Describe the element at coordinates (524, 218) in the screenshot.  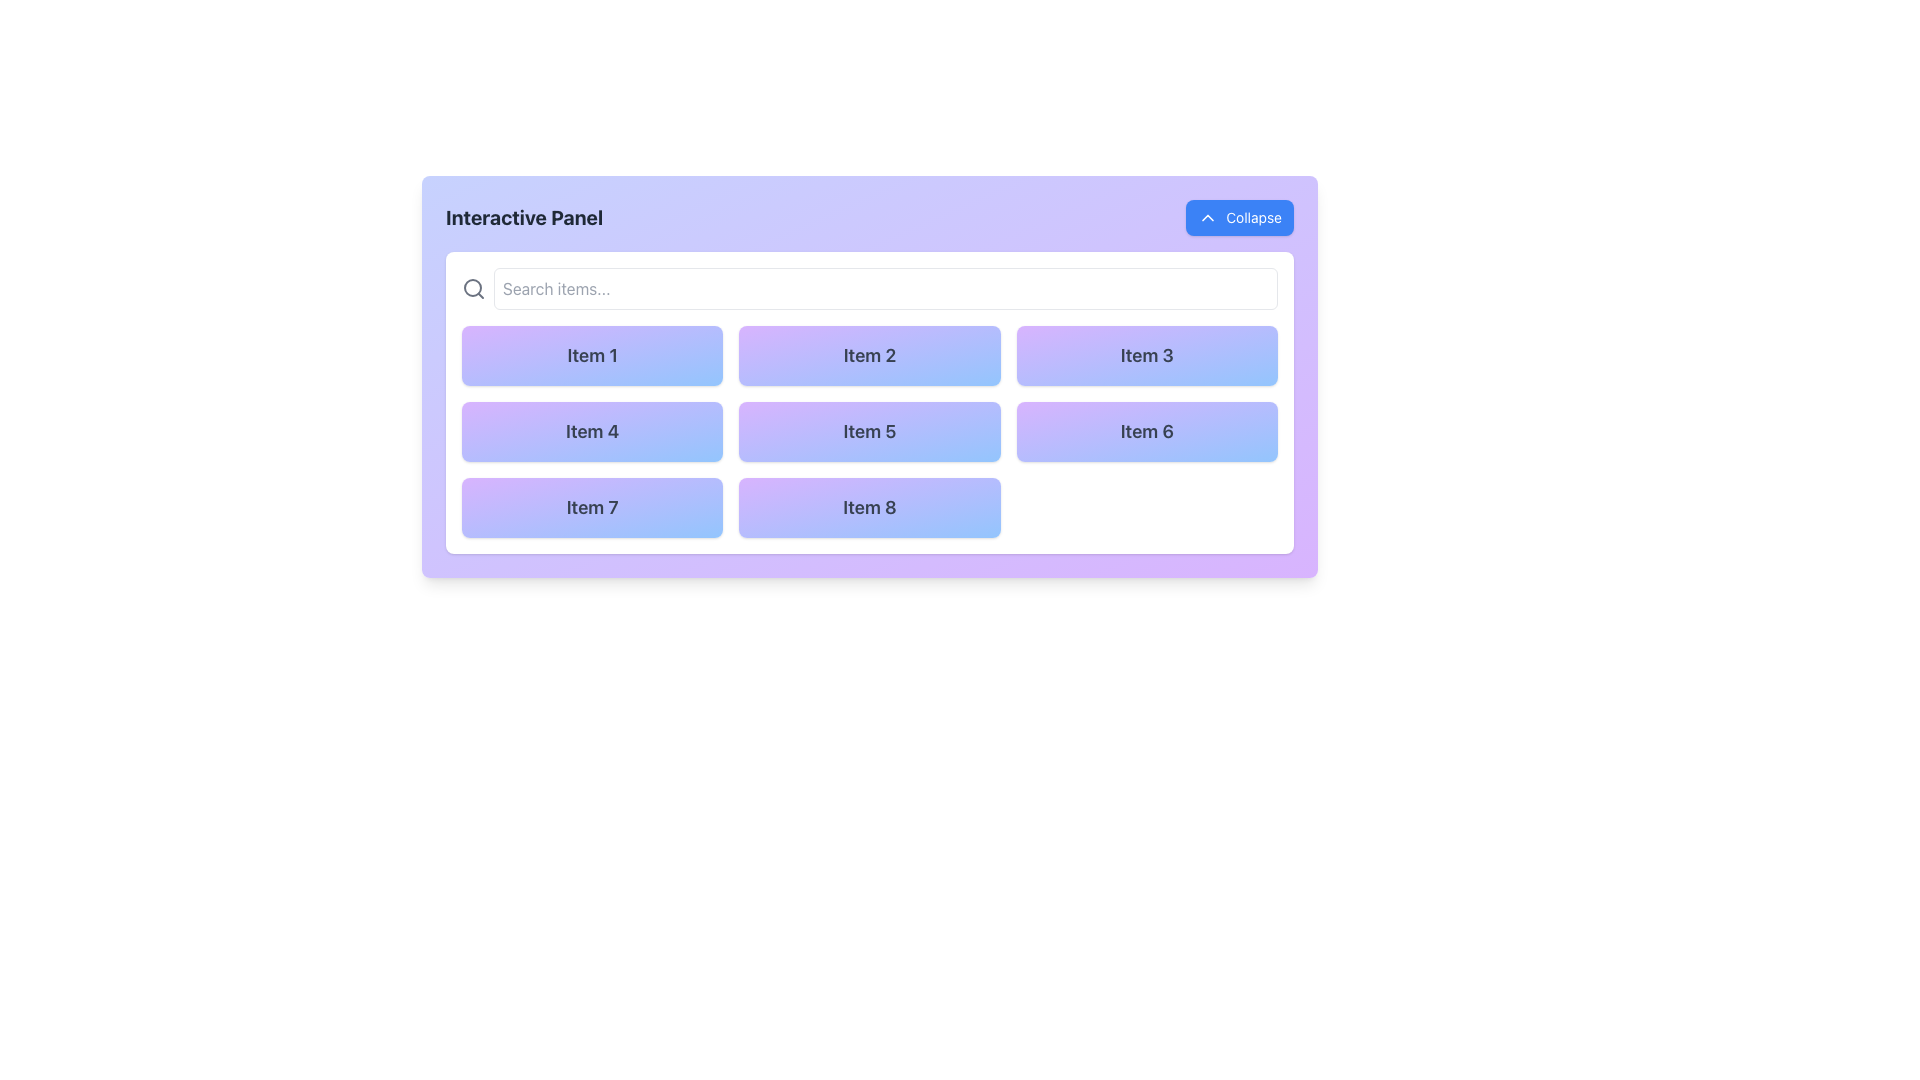
I see `the Text Label that serves as a header for the interactive panel, located near the top left of the interface` at that location.